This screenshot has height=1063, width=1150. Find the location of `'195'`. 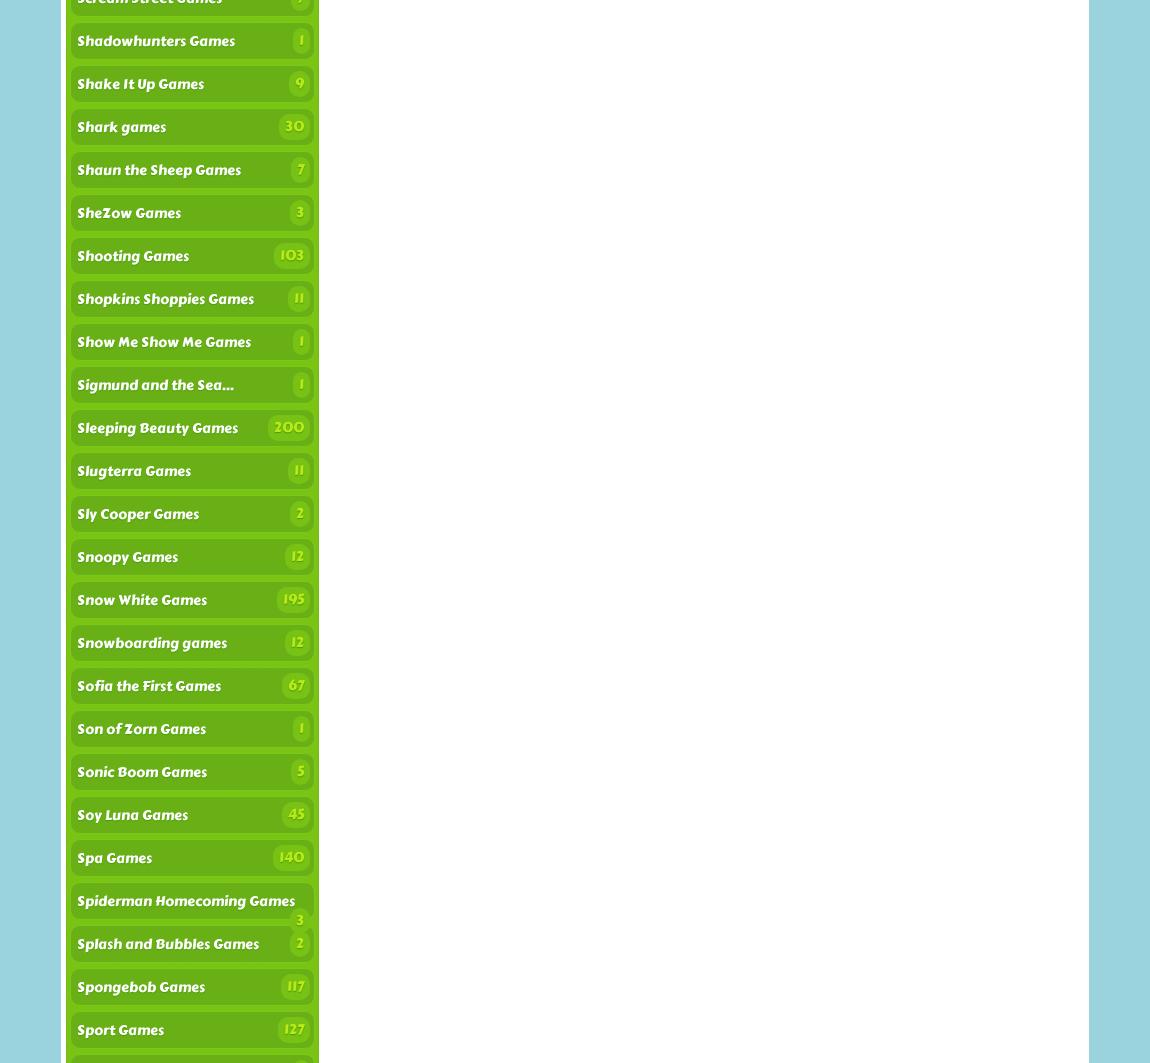

'195' is located at coordinates (293, 598).